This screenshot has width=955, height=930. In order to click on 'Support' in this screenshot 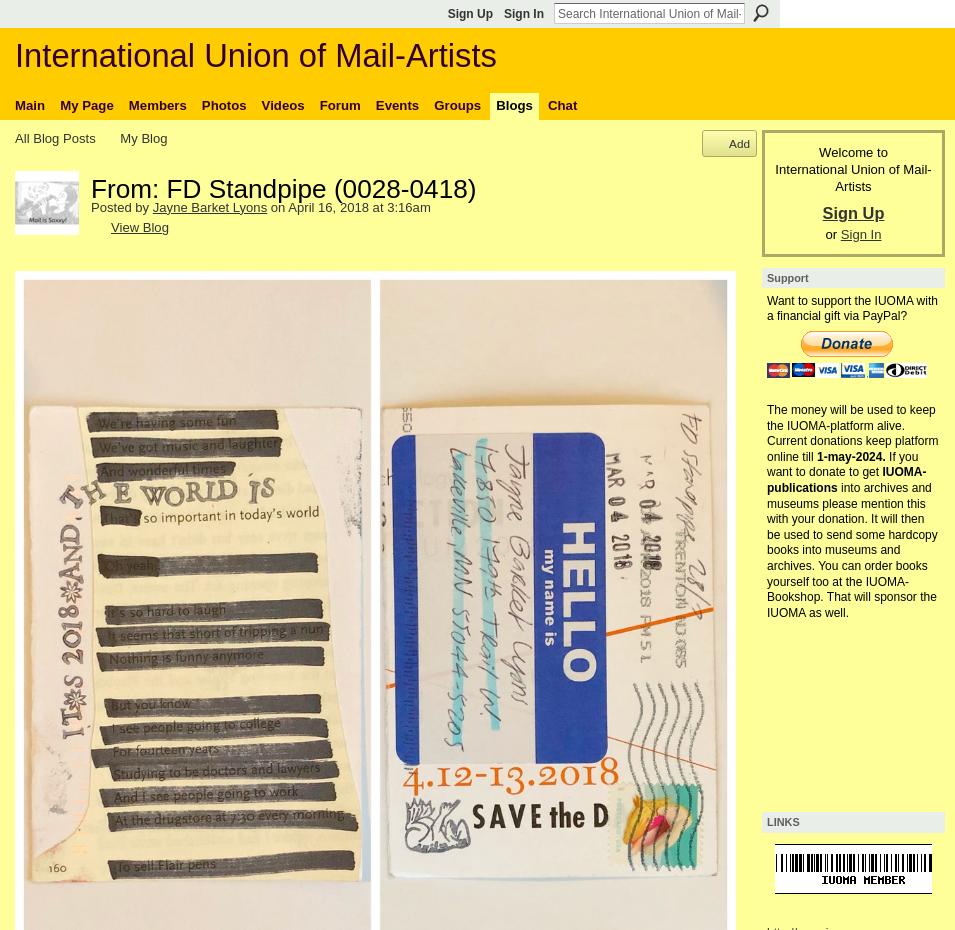, I will do `click(786, 276)`.